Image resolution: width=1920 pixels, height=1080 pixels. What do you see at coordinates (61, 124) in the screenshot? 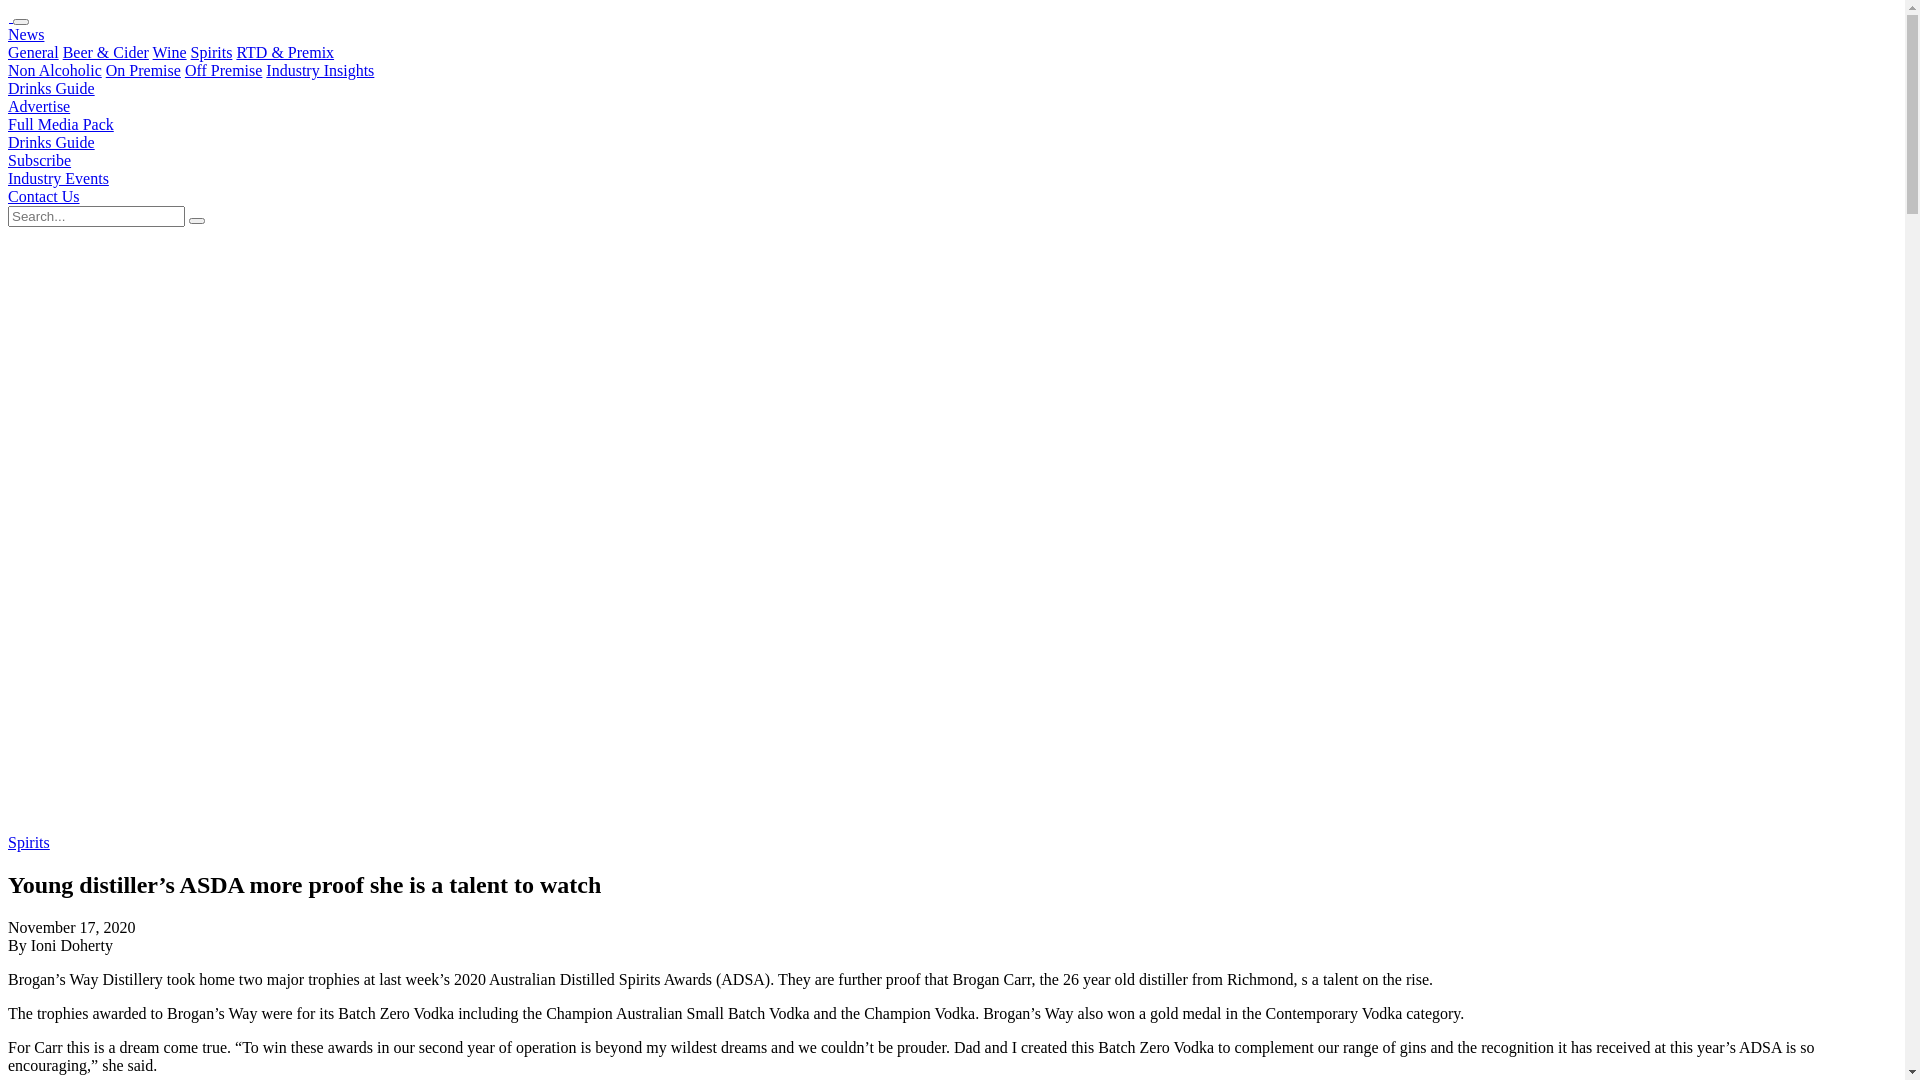
I see `'Full Media Pack'` at bounding box center [61, 124].